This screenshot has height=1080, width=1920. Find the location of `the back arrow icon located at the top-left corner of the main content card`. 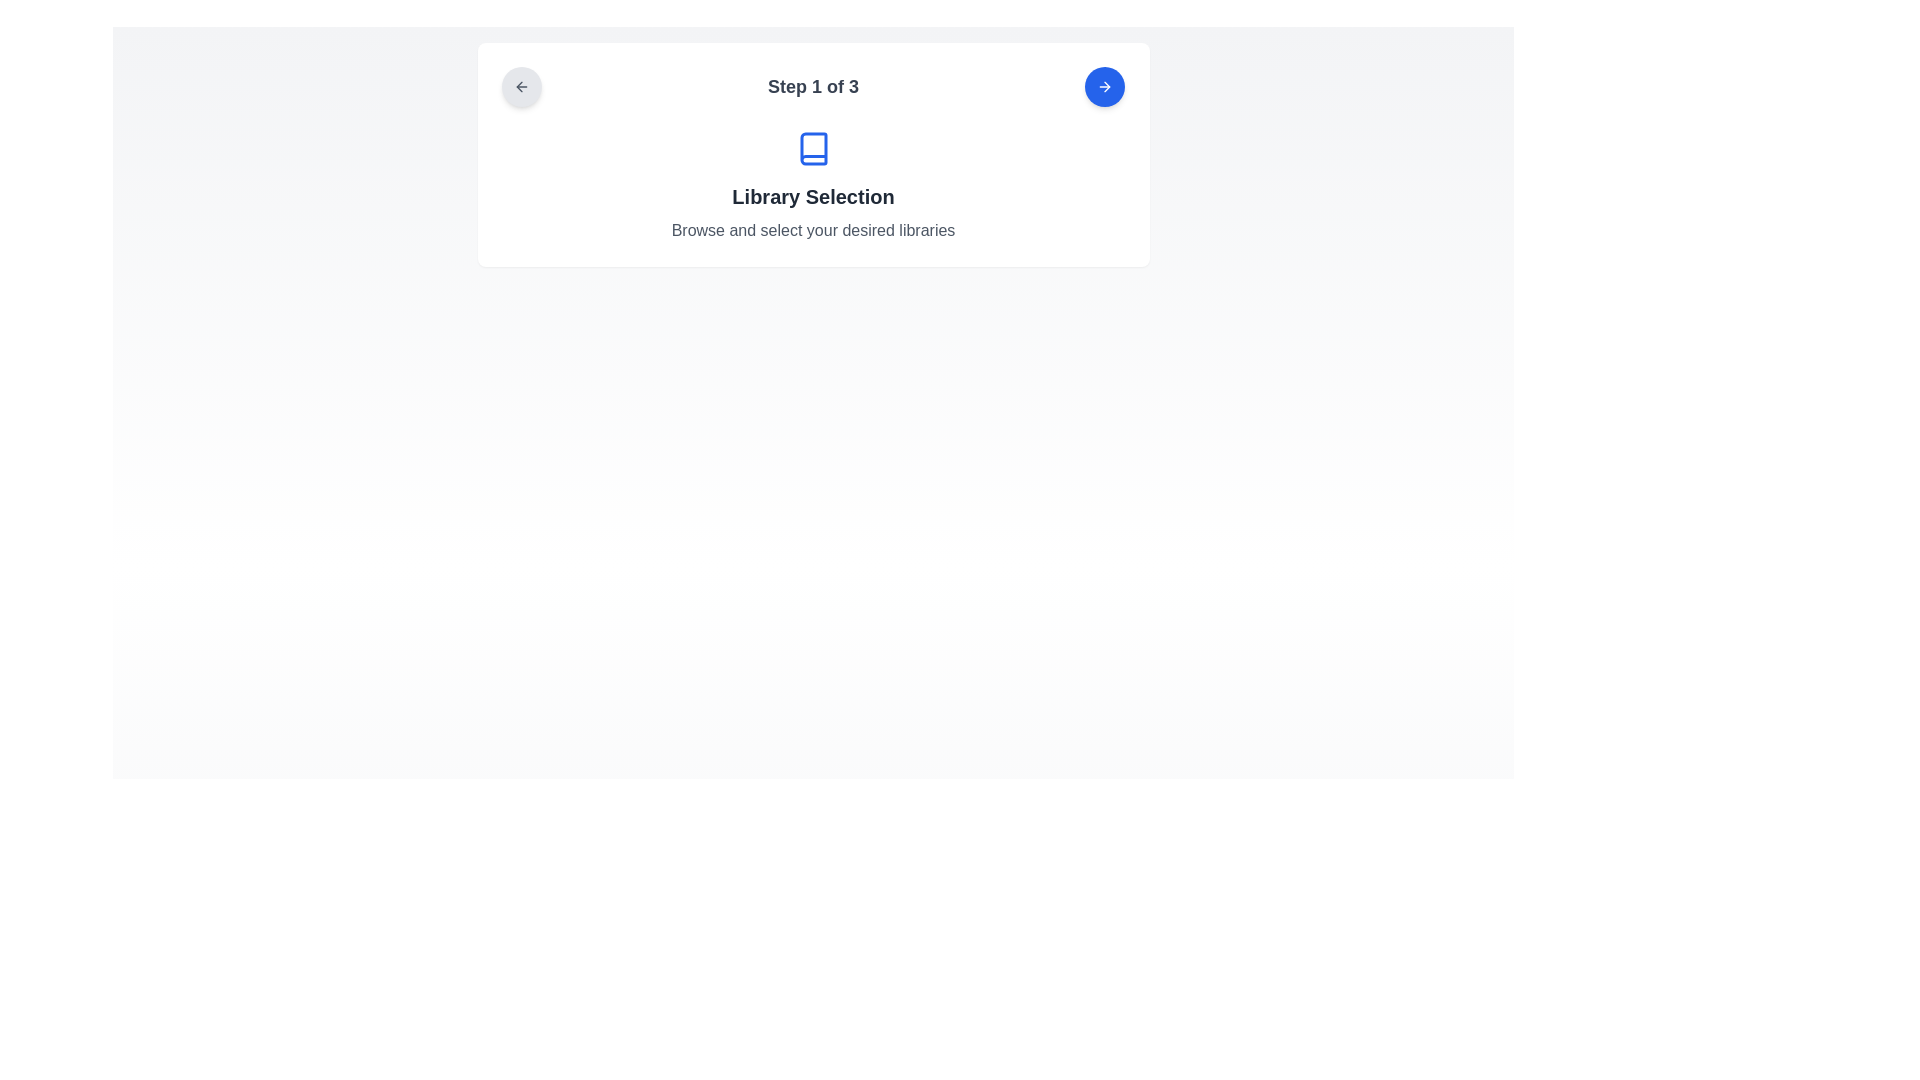

the back arrow icon located at the top-left corner of the main content card is located at coordinates (521, 86).